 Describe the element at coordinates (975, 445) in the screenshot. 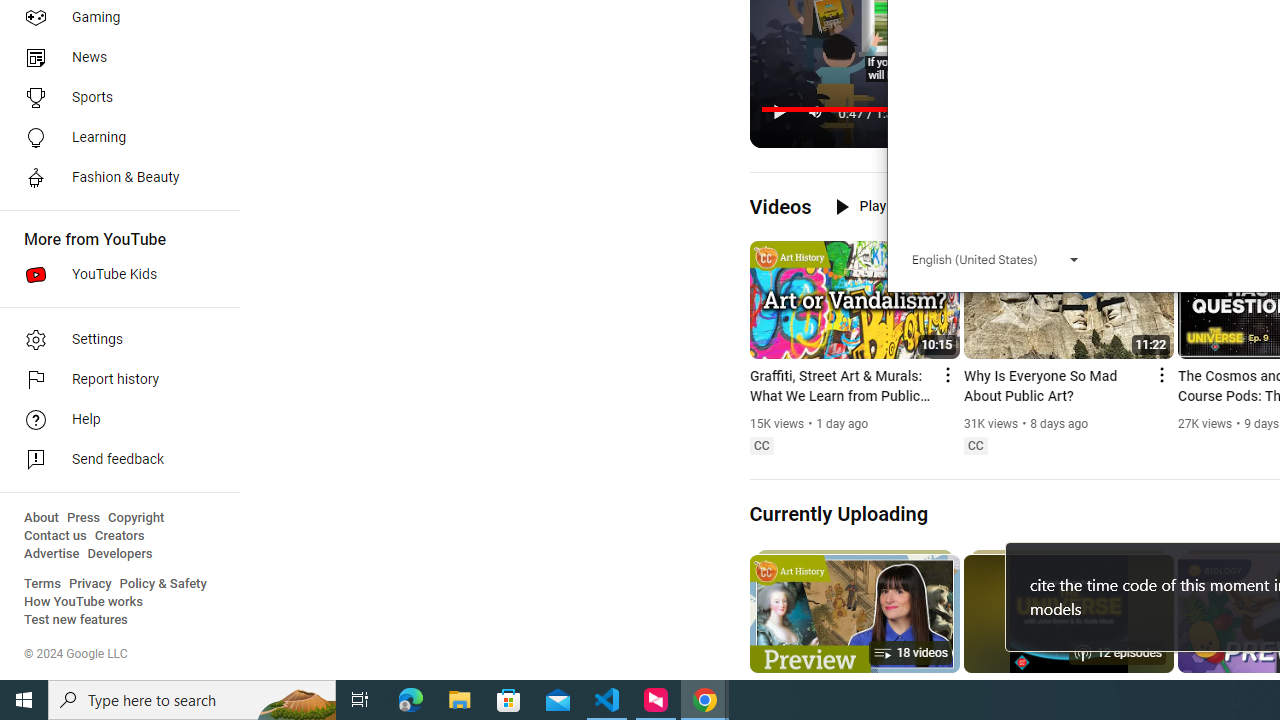

I see `'Closed captions'` at that location.